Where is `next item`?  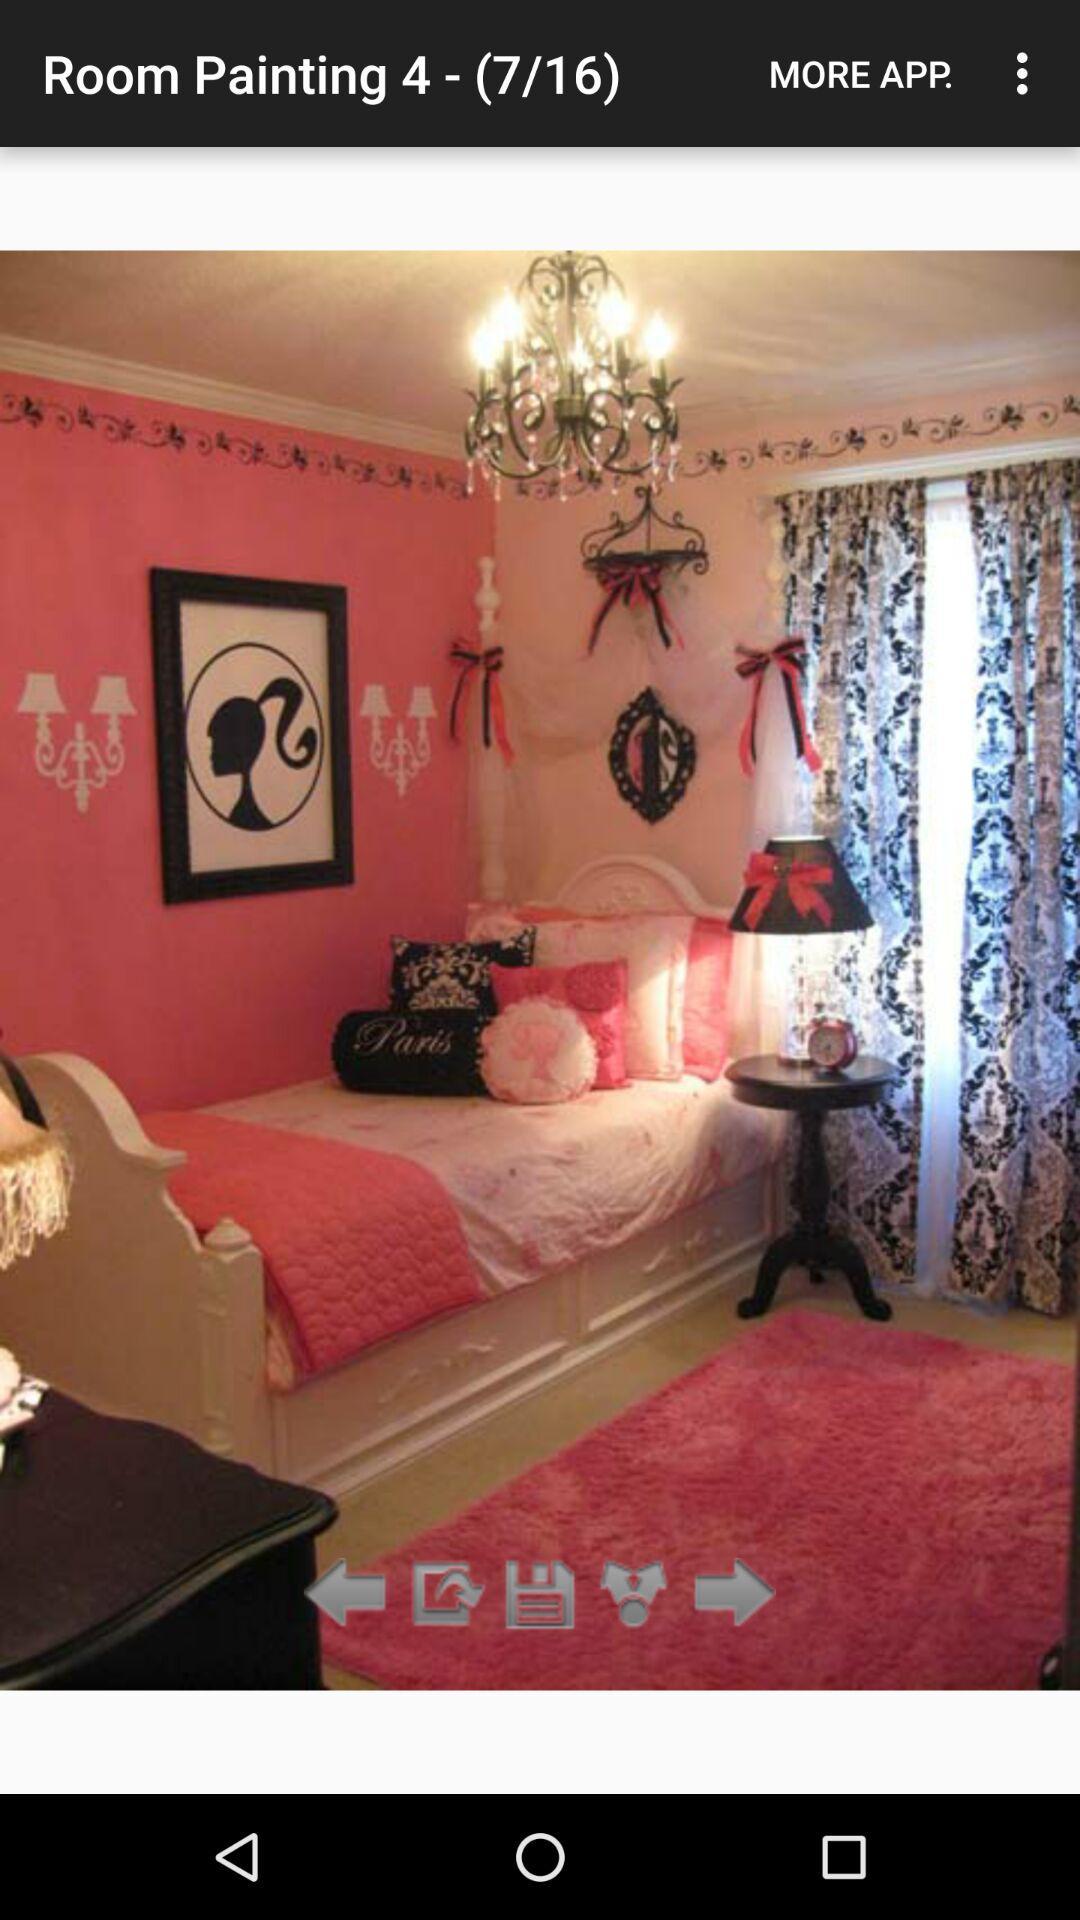 next item is located at coordinates (729, 1593).